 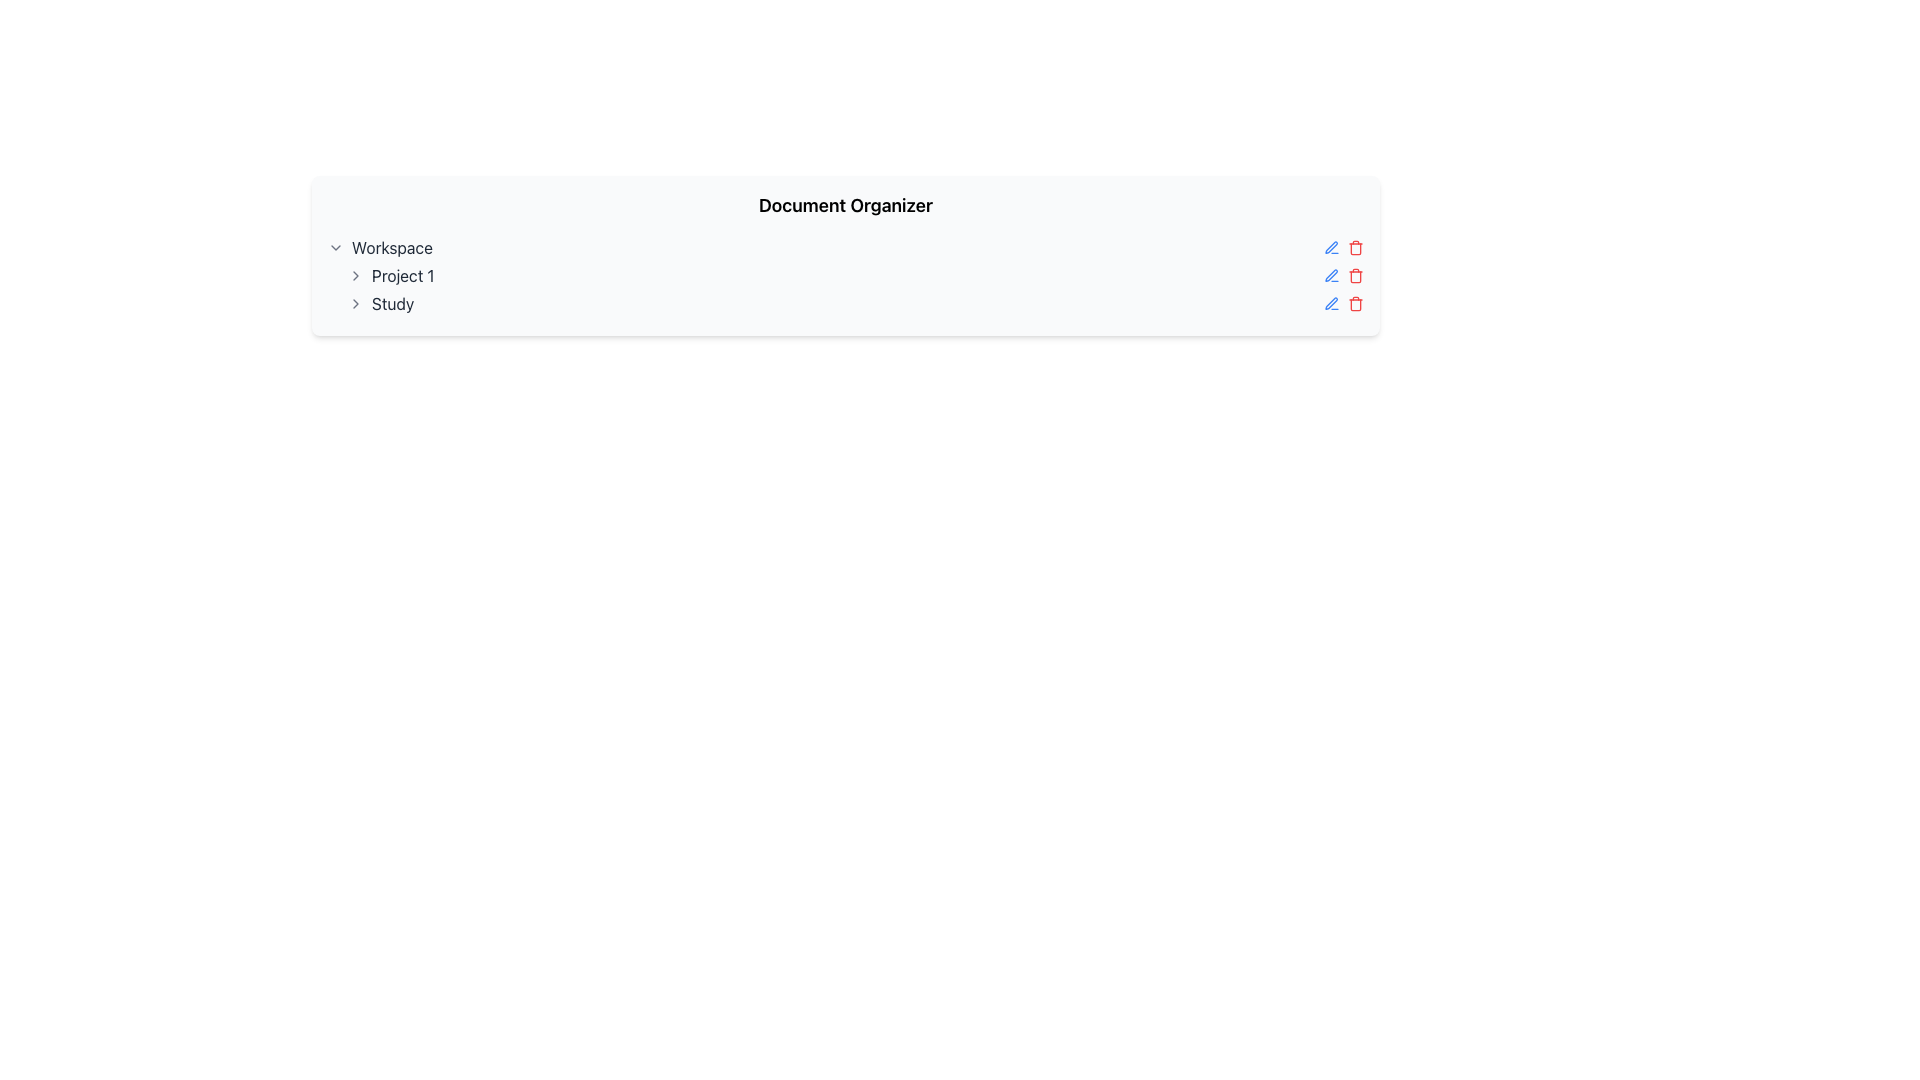 What do you see at coordinates (1356, 246) in the screenshot?
I see `the red outlined trash icon` at bounding box center [1356, 246].